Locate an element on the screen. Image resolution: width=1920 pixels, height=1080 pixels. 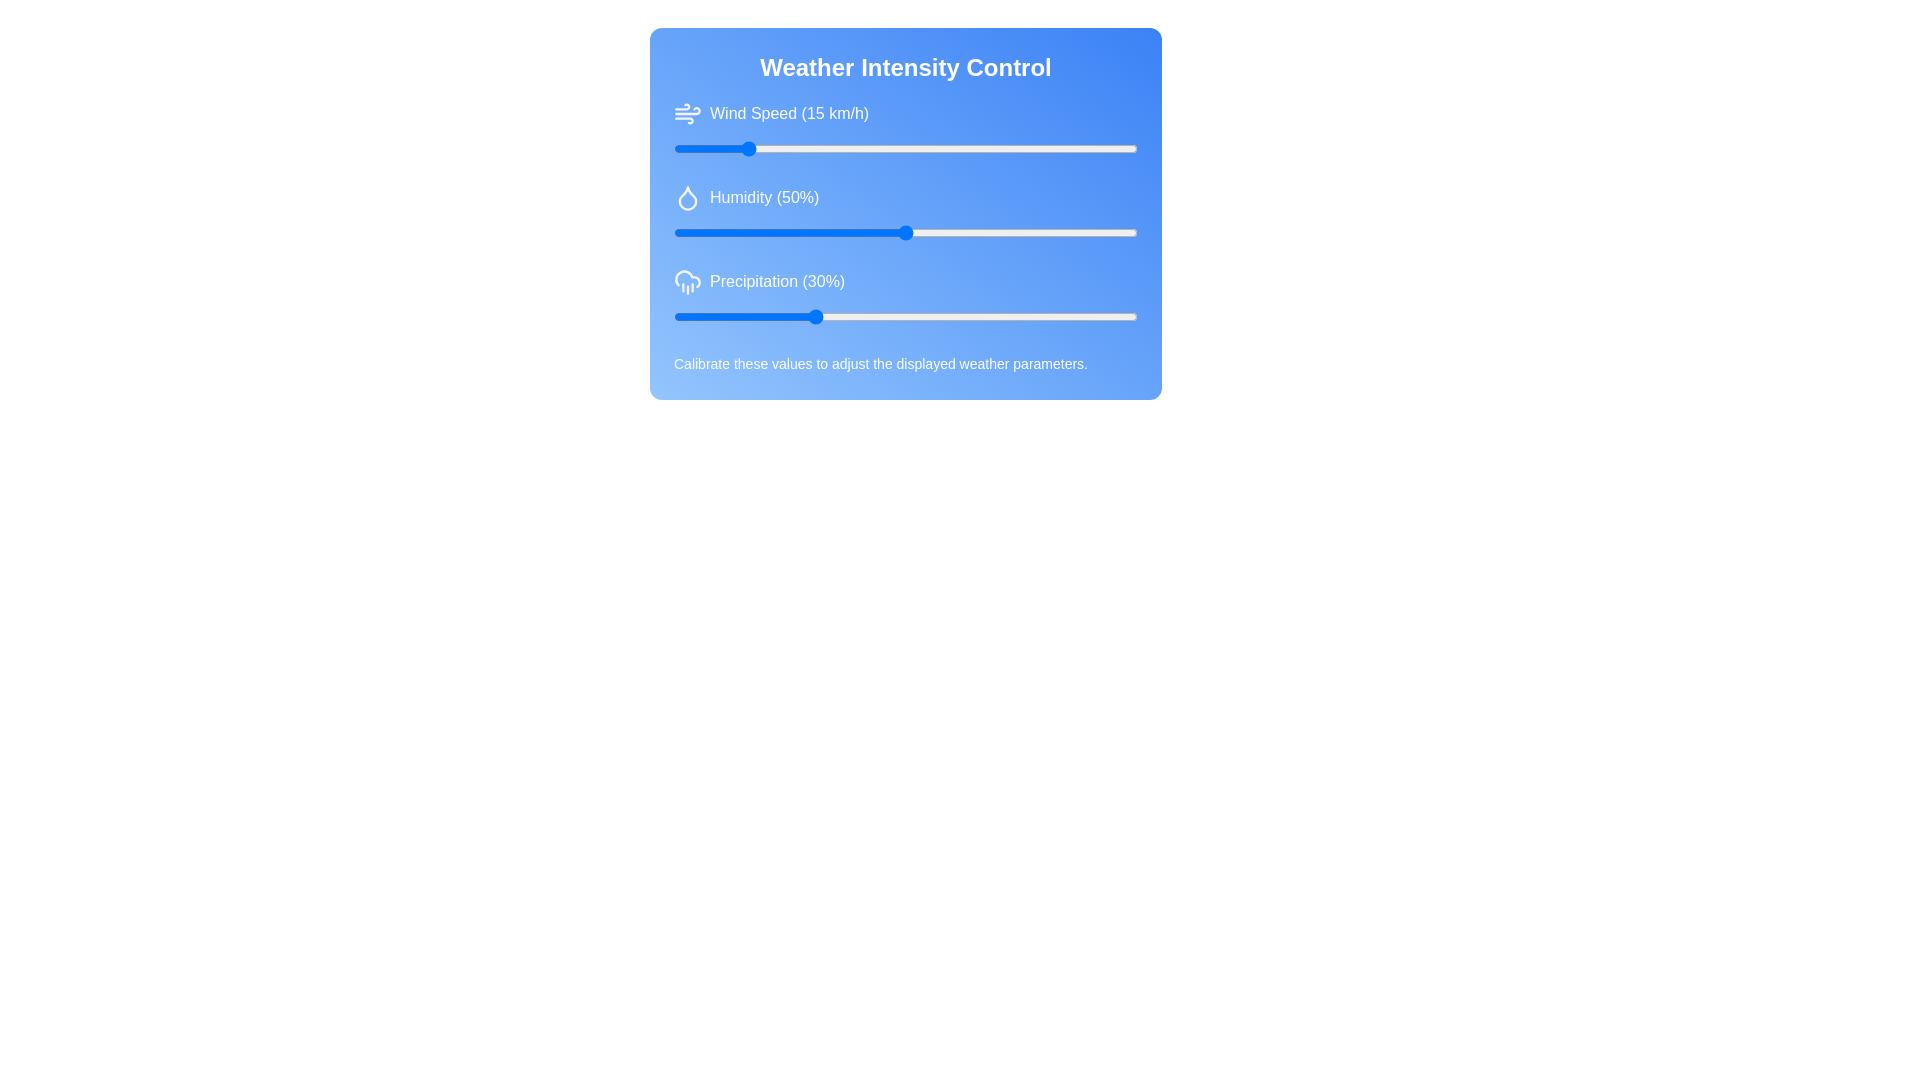
the humidity level is located at coordinates (1113, 231).